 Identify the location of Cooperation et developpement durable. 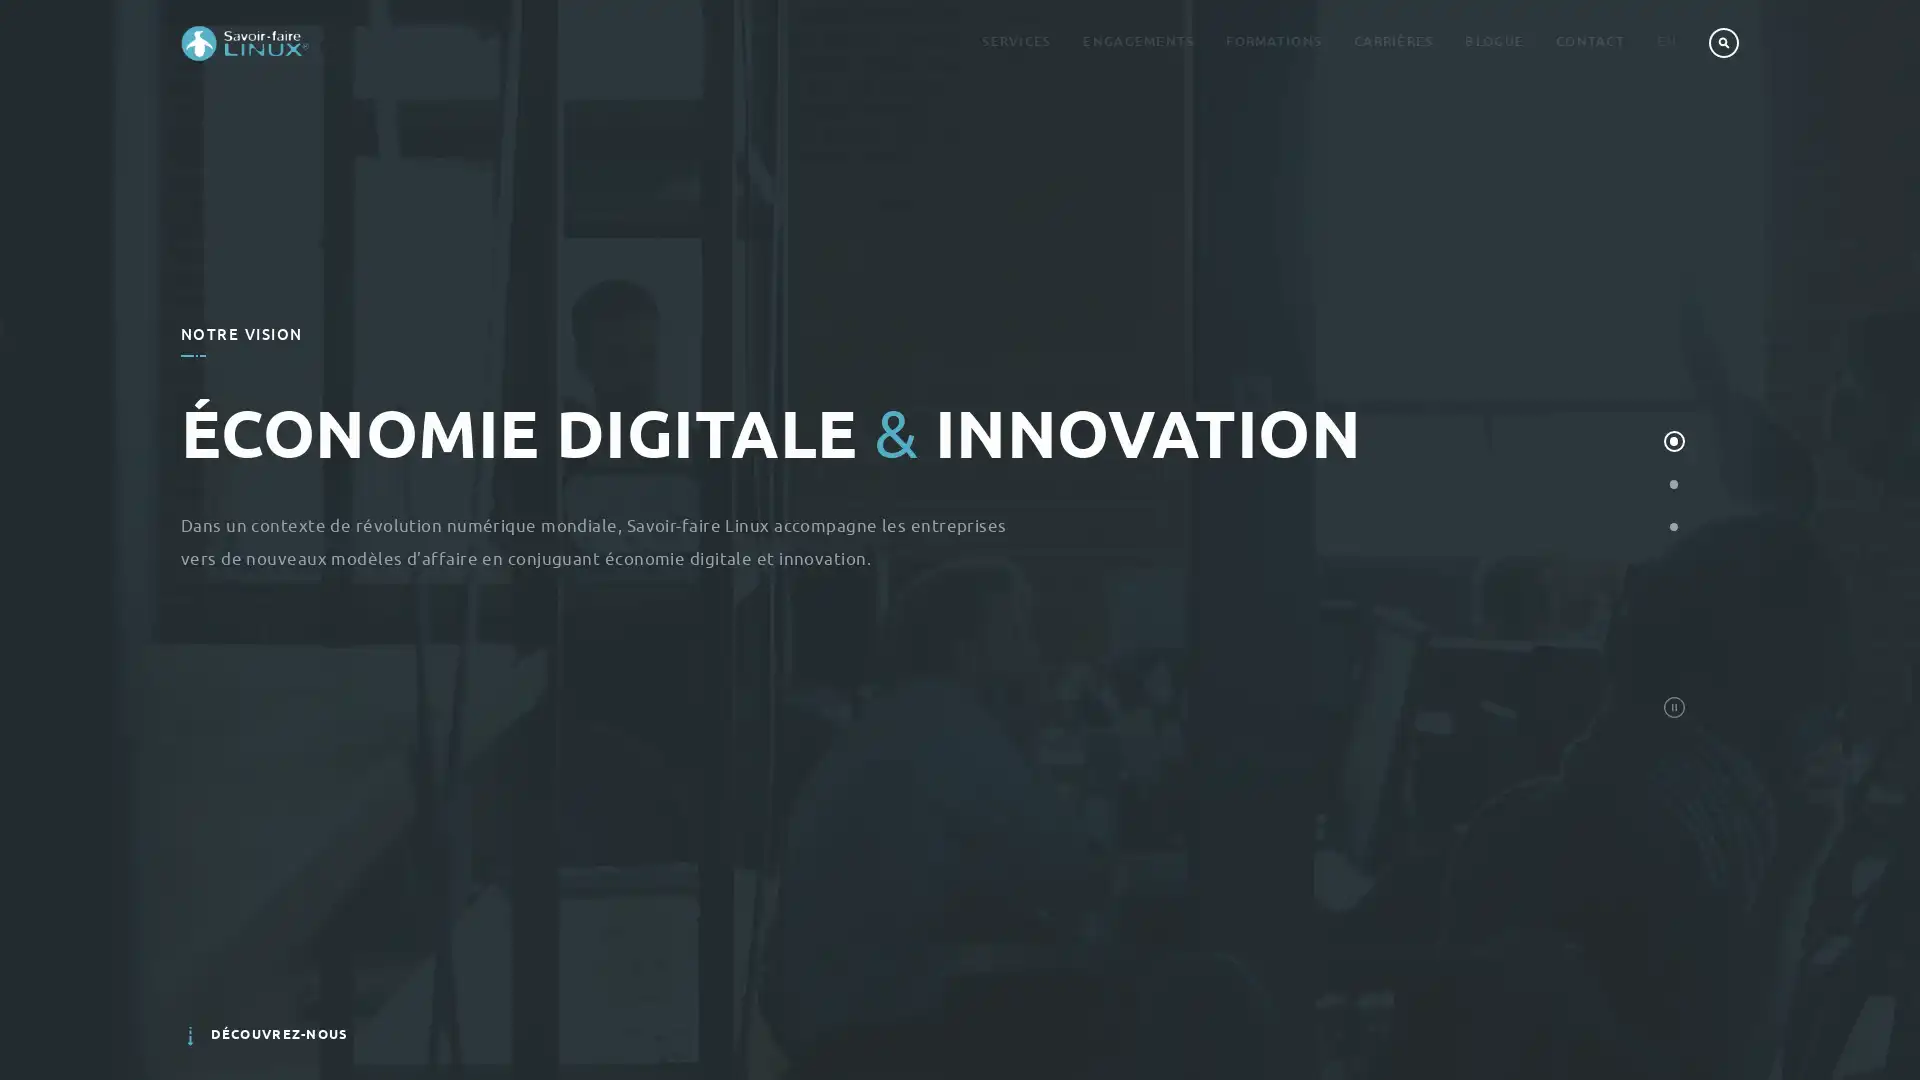
(1673, 525).